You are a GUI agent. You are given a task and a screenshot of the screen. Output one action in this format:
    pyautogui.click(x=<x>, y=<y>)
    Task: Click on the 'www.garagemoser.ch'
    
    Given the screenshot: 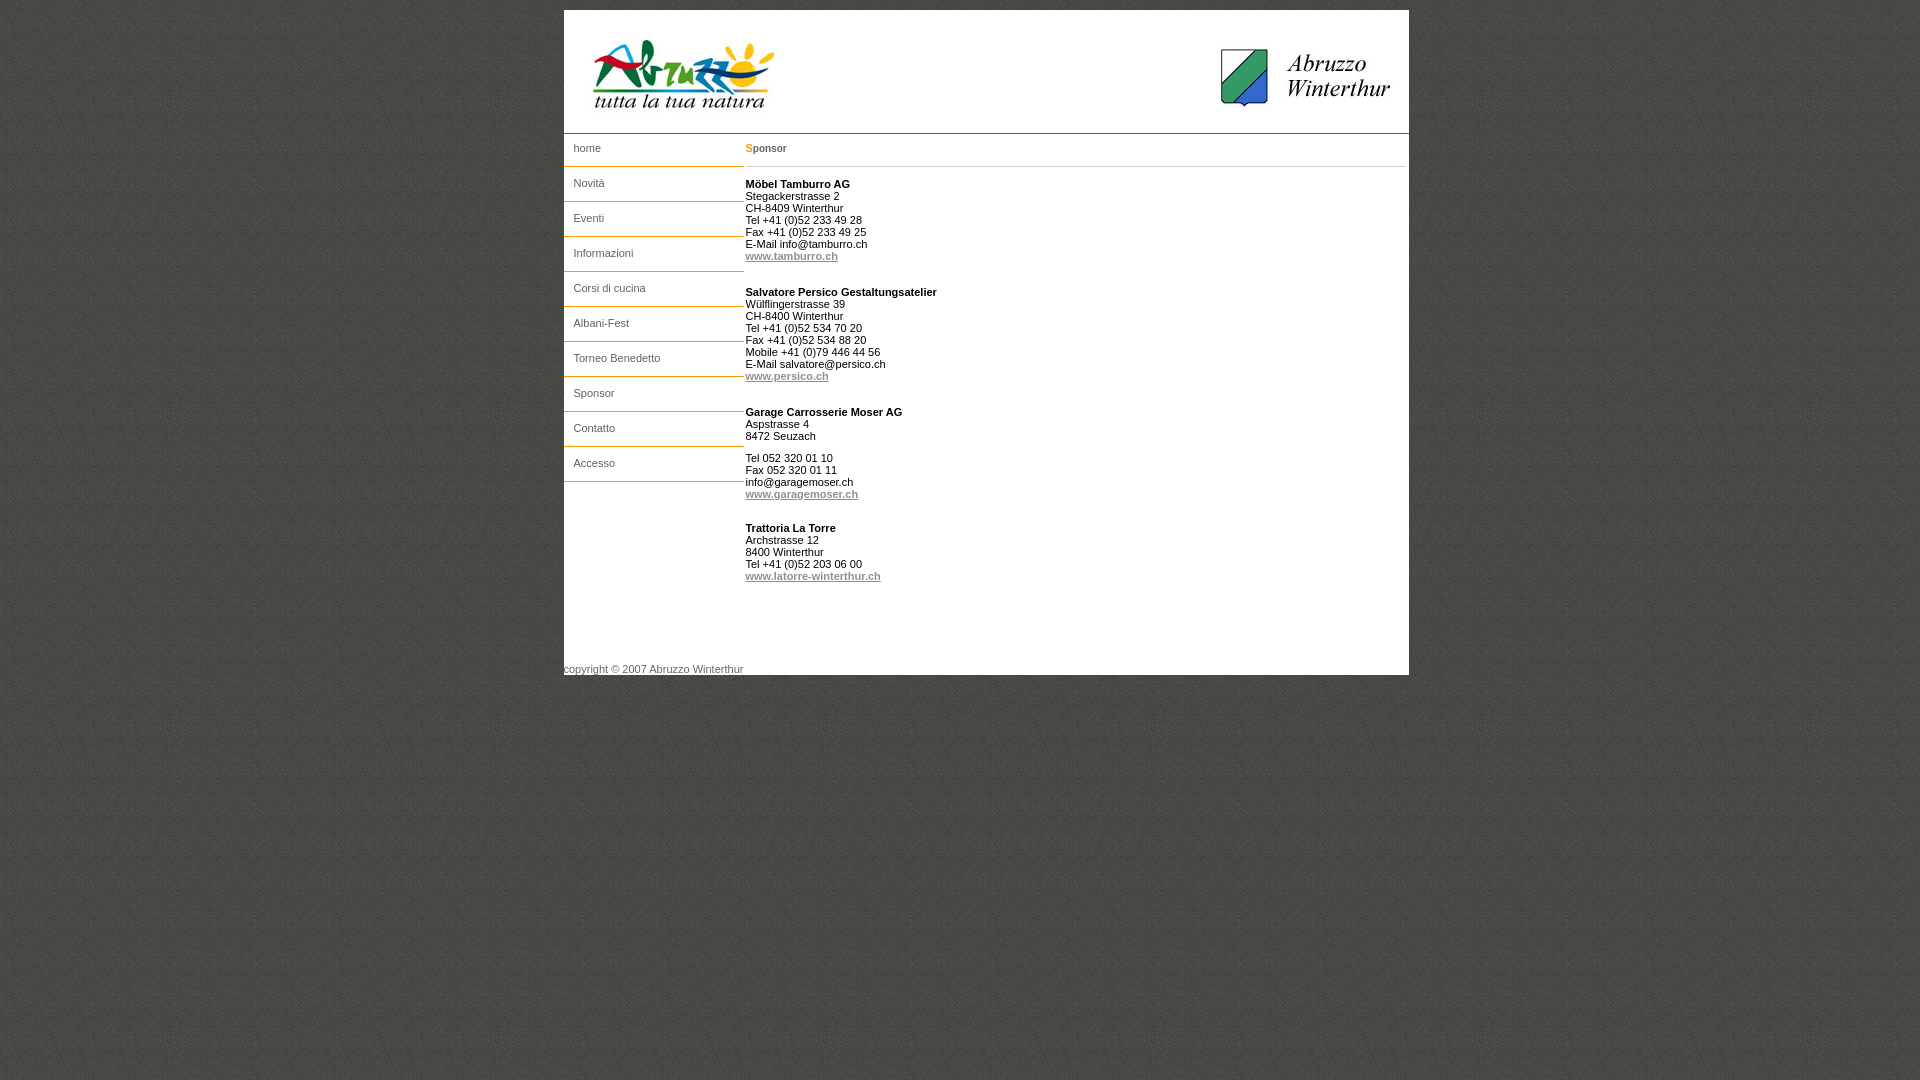 What is the action you would take?
    pyautogui.click(x=802, y=493)
    